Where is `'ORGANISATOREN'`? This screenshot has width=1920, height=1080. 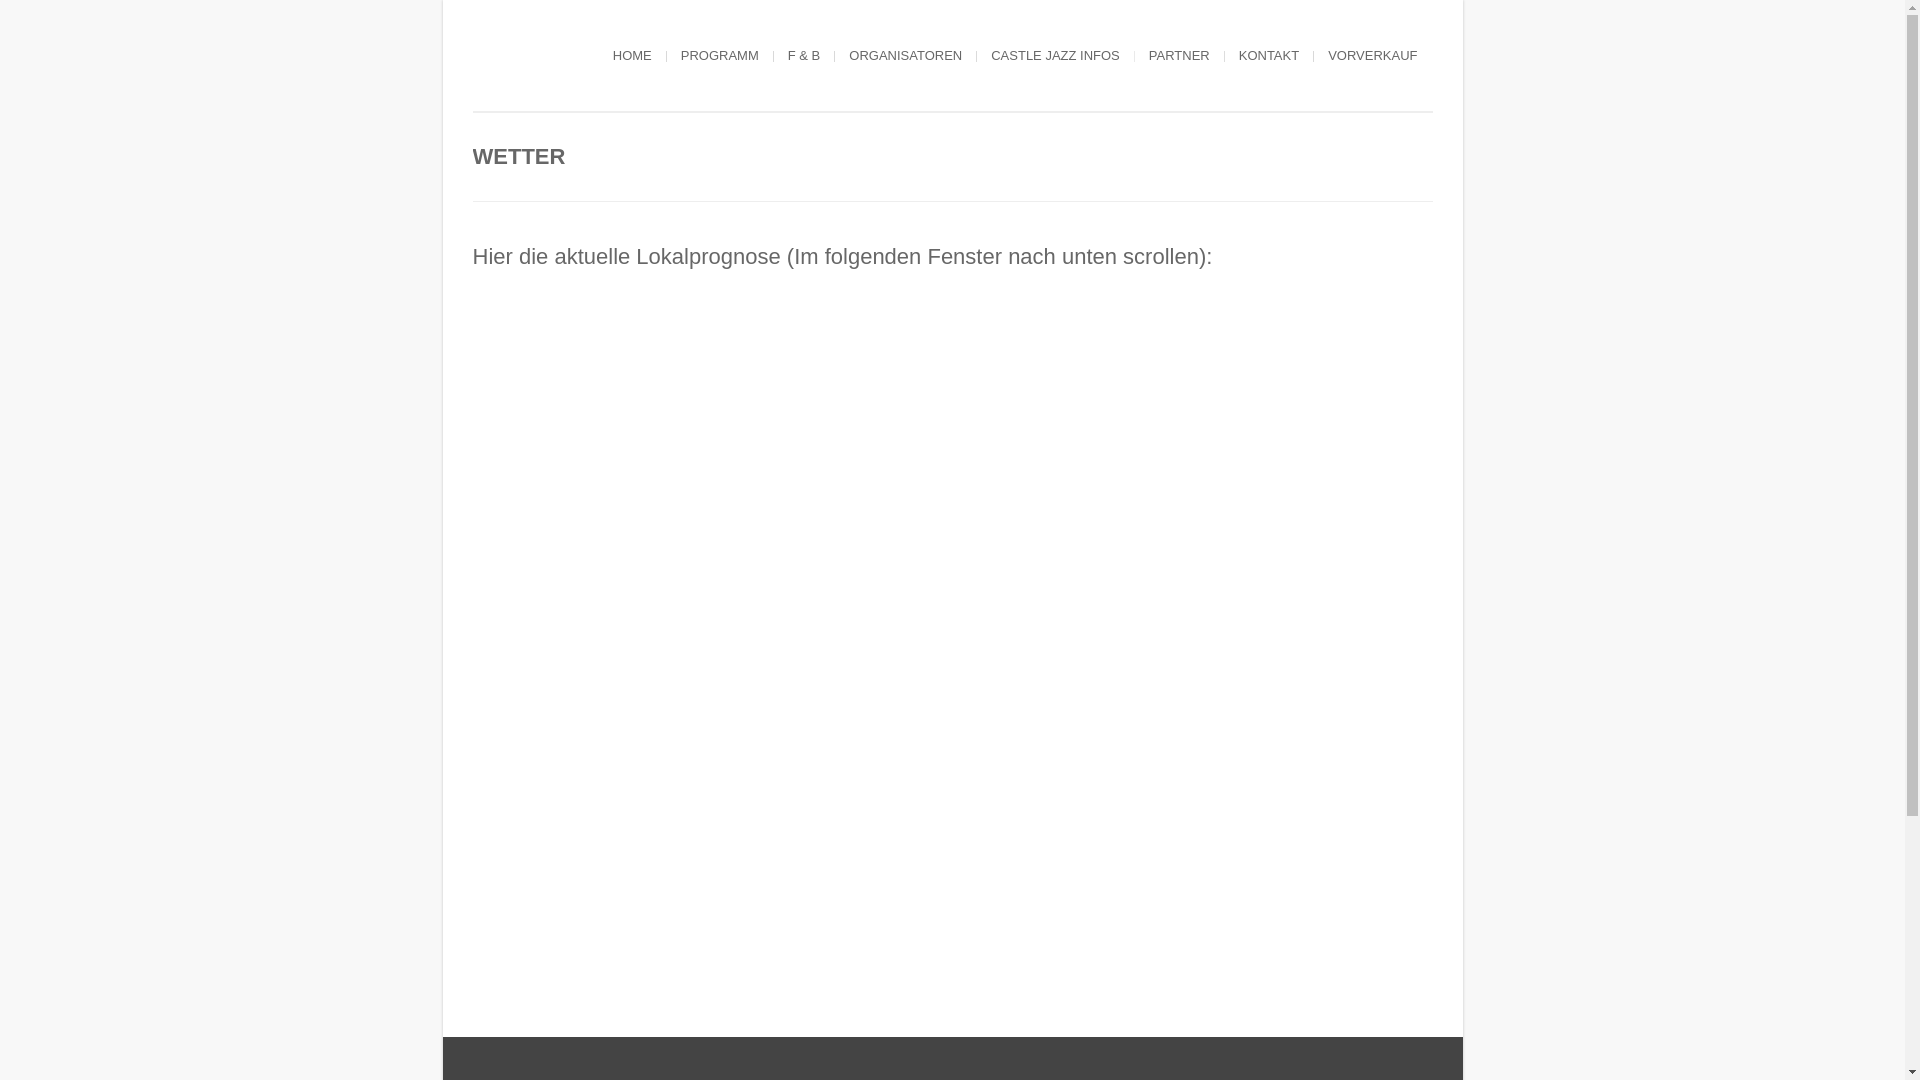 'ORGANISATOREN' is located at coordinates (834, 54).